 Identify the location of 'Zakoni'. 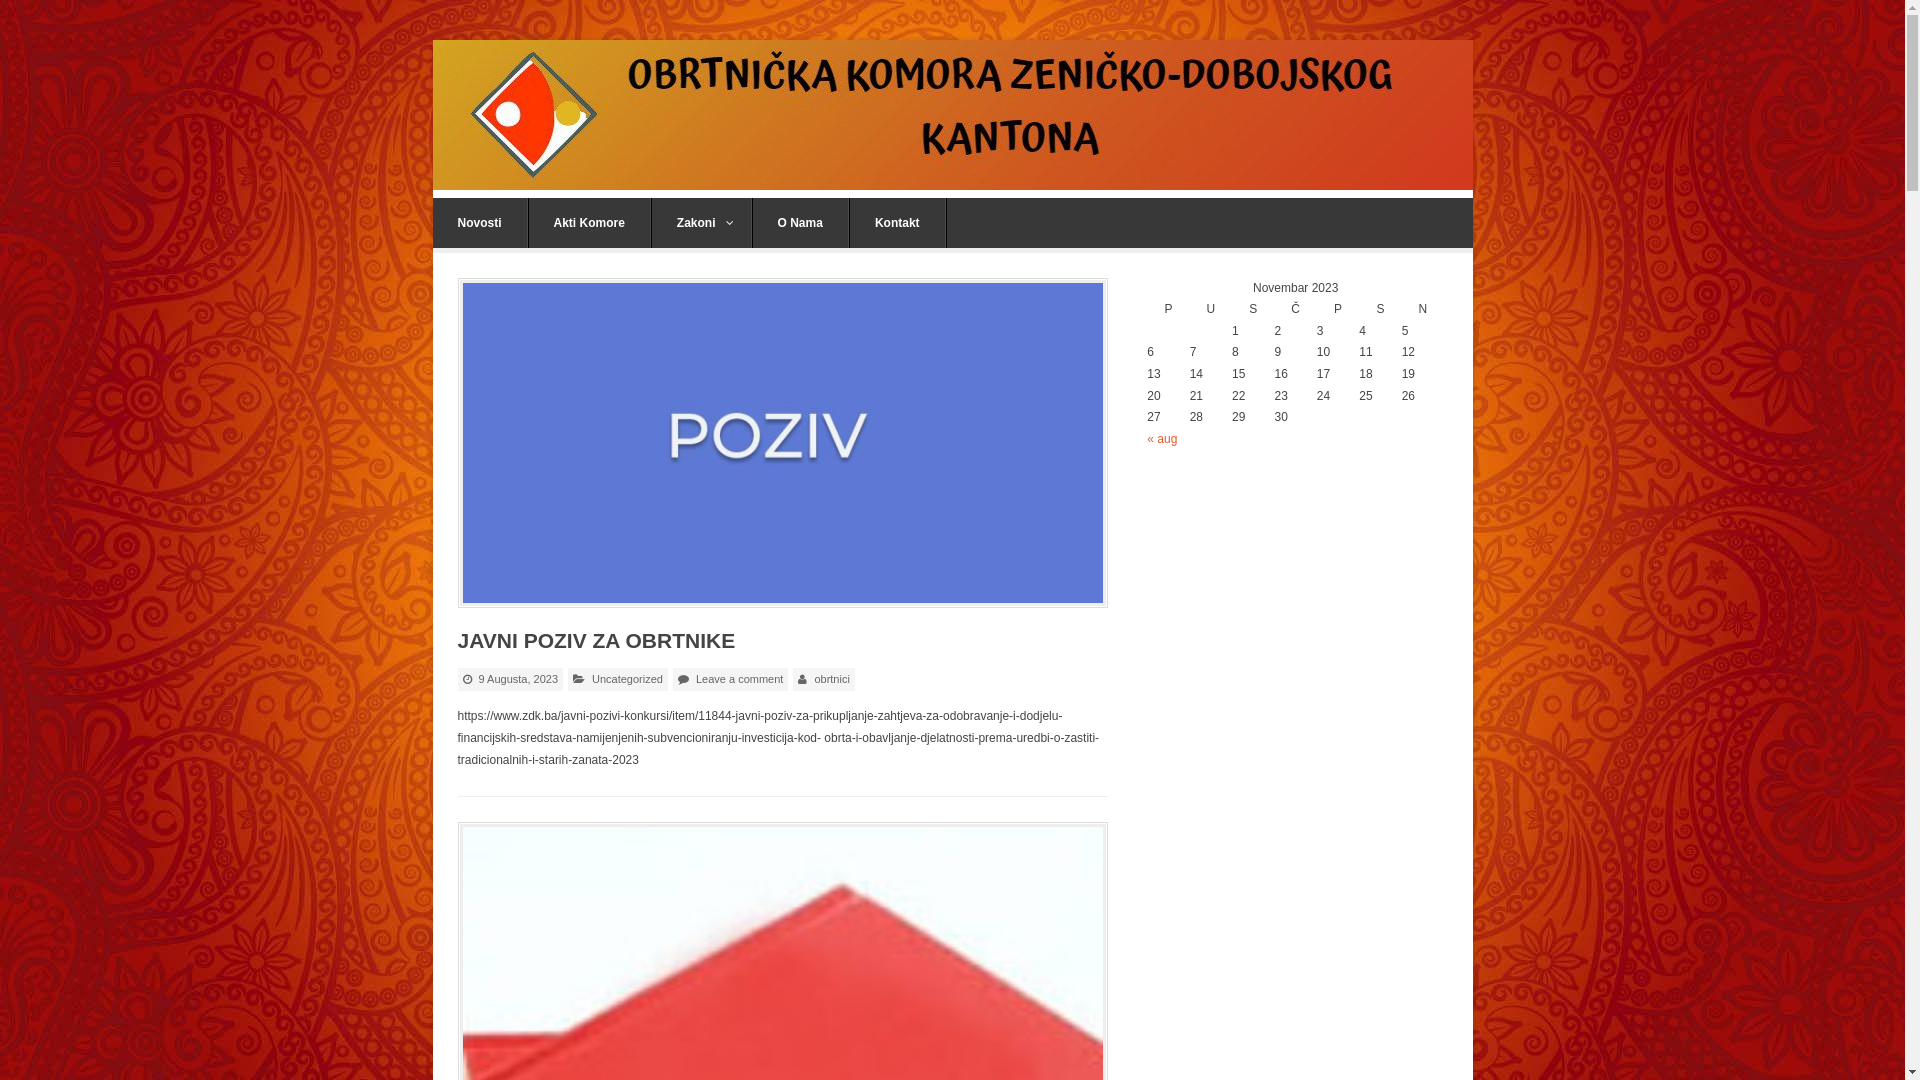
(701, 223).